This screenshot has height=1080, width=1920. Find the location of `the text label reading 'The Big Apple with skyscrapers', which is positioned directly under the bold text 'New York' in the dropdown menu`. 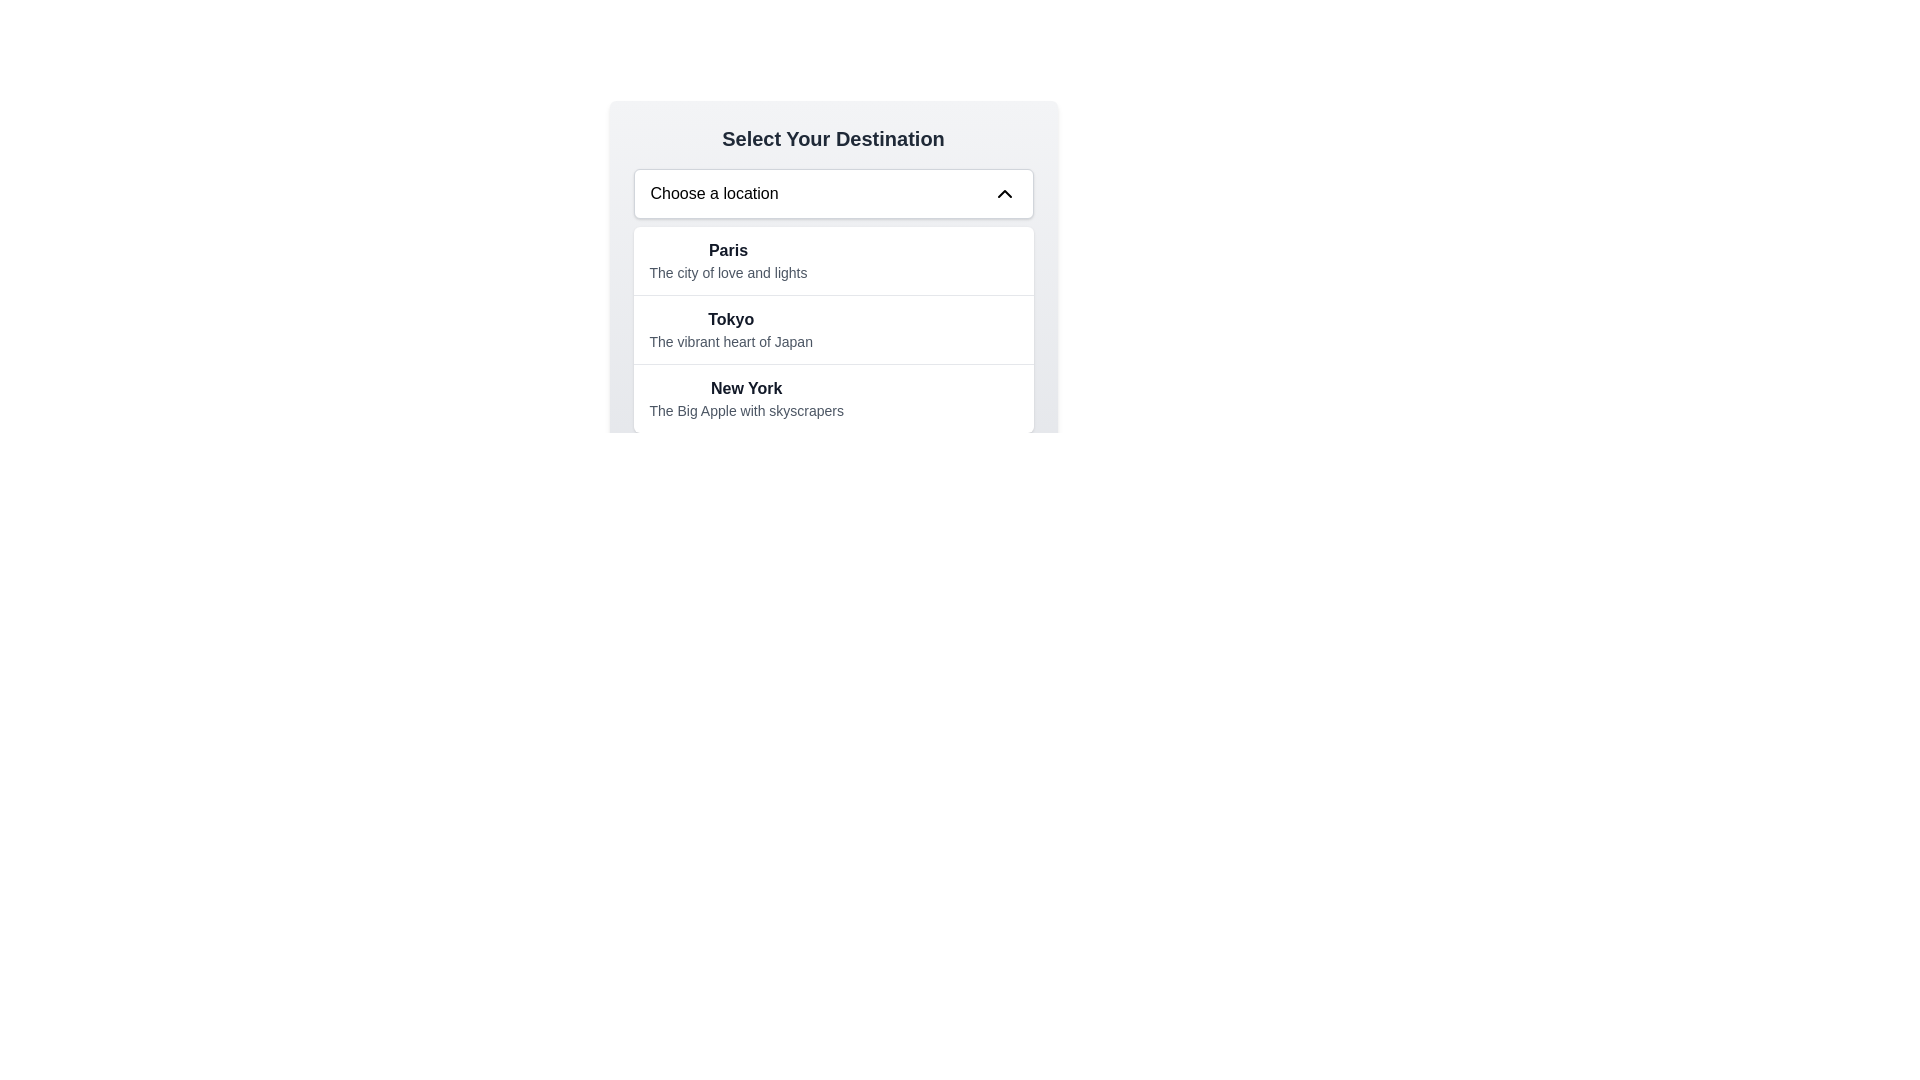

the text label reading 'The Big Apple with skyscrapers', which is positioned directly under the bold text 'New York' in the dropdown menu is located at coordinates (745, 410).